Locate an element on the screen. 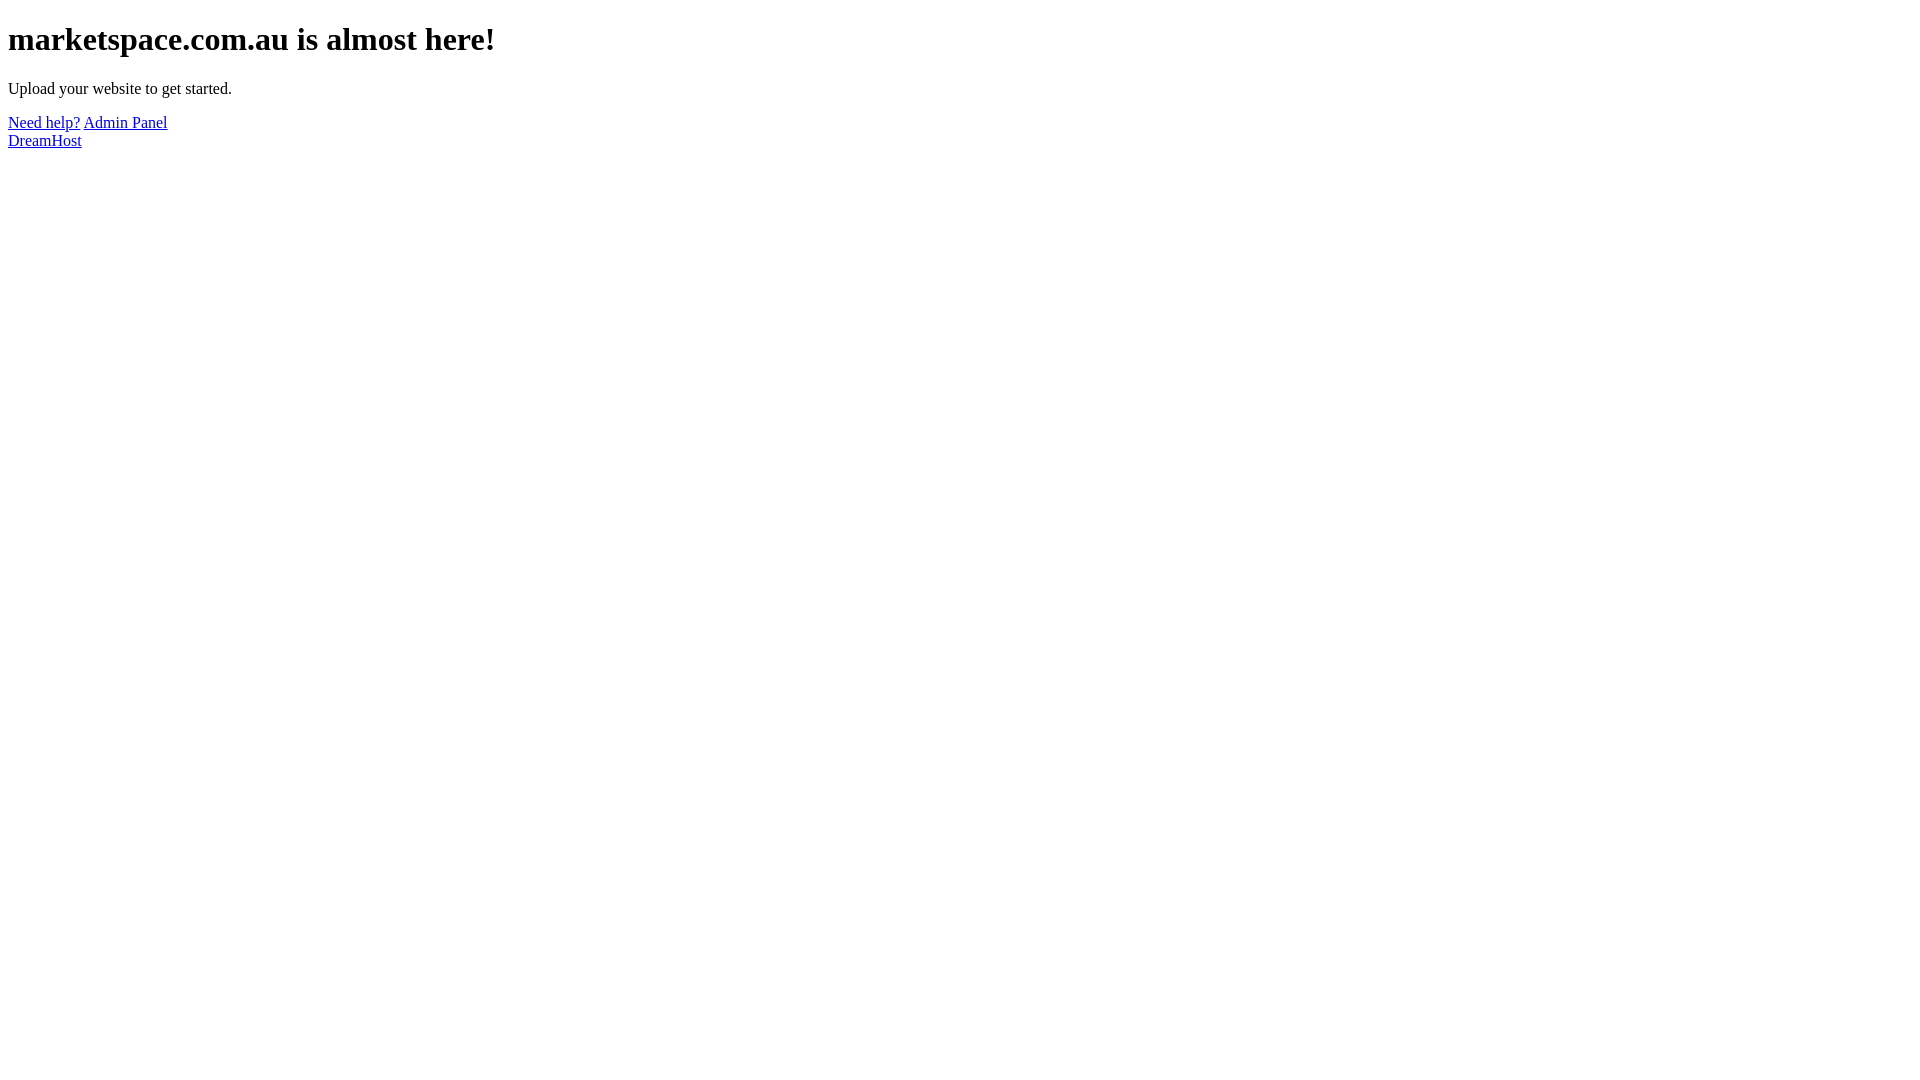  'DreamHost' is located at coordinates (8, 139).